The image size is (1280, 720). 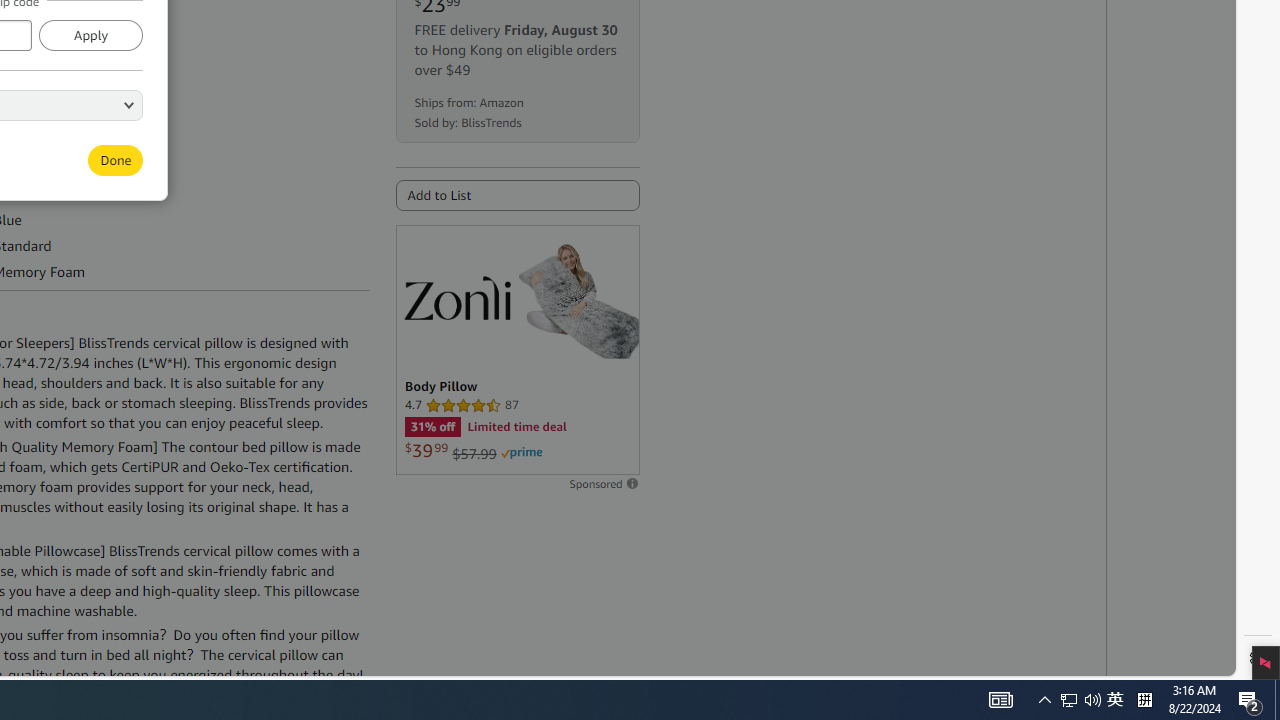 I want to click on 'Prime', so click(x=521, y=453).